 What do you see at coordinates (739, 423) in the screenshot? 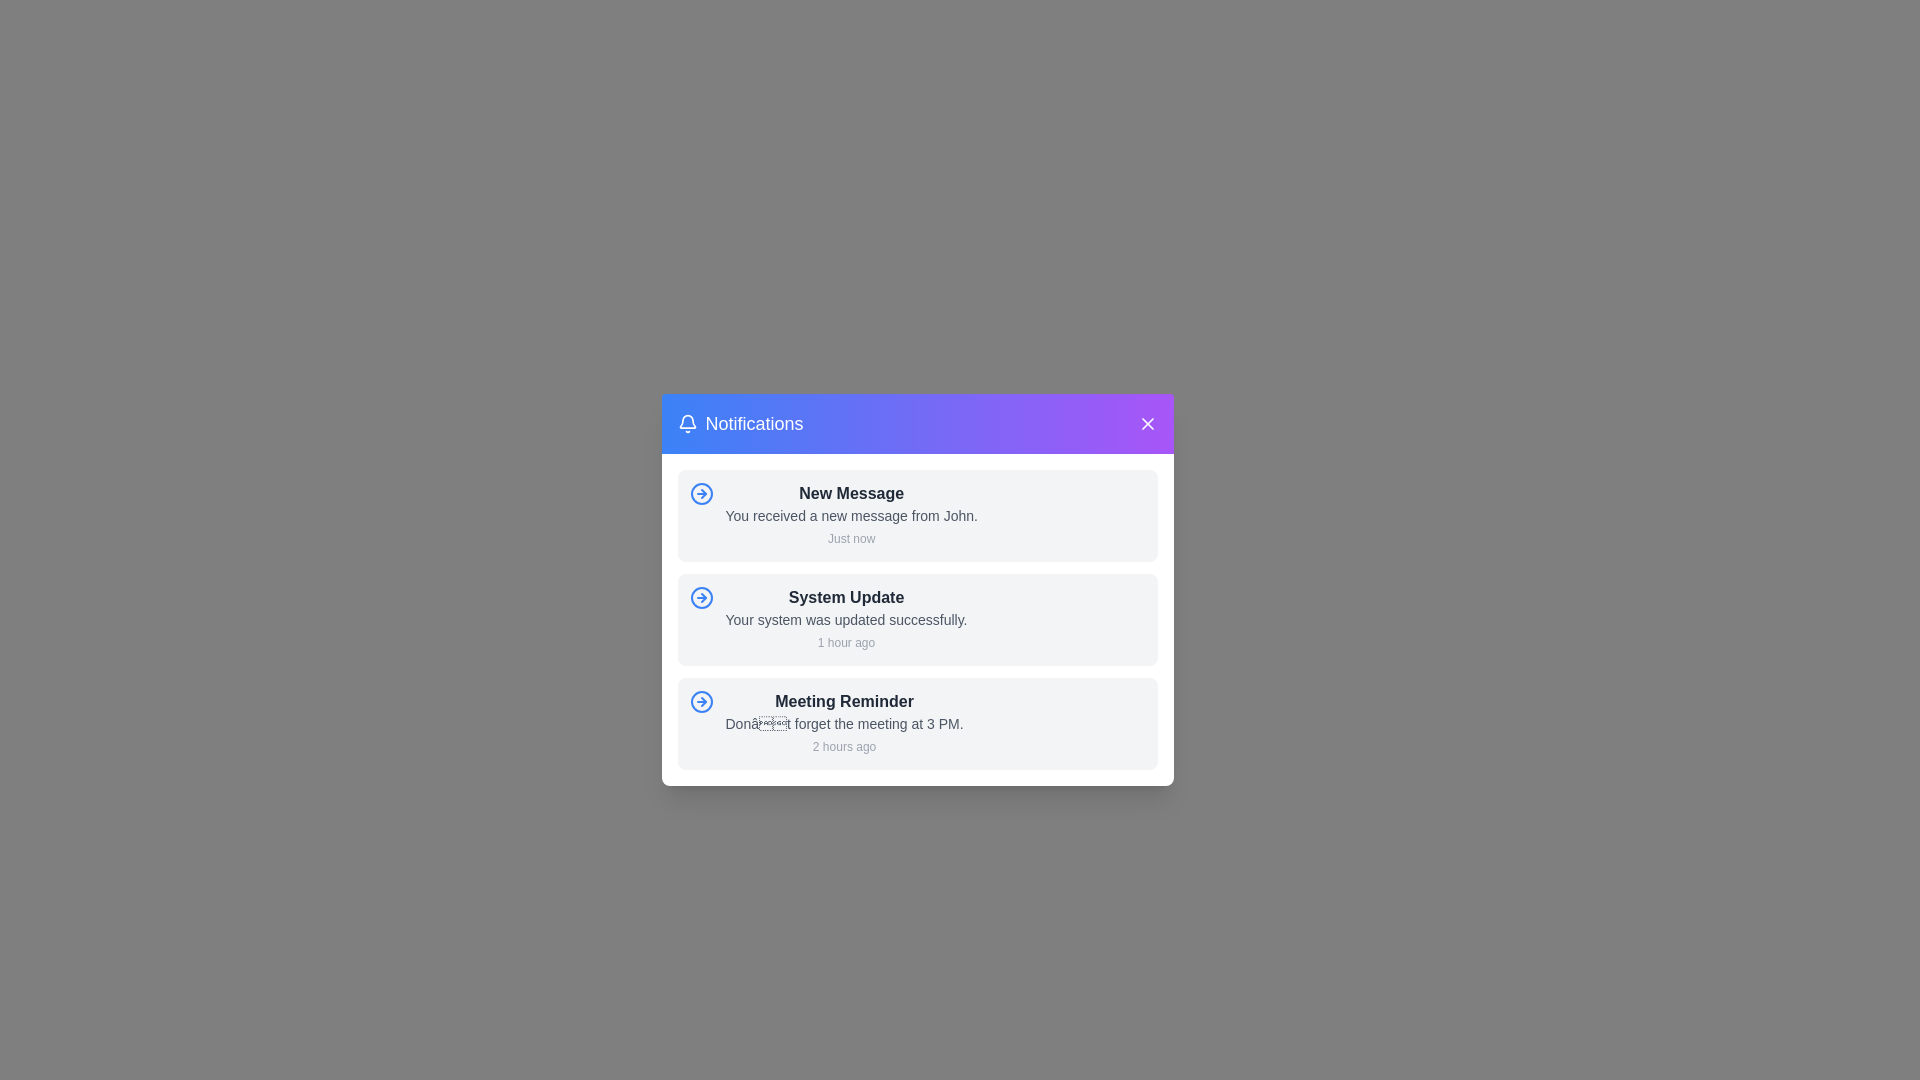
I see `the notifications label located in the top-left portion of the gradient header bar, which serves as a title for the section` at bounding box center [739, 423].